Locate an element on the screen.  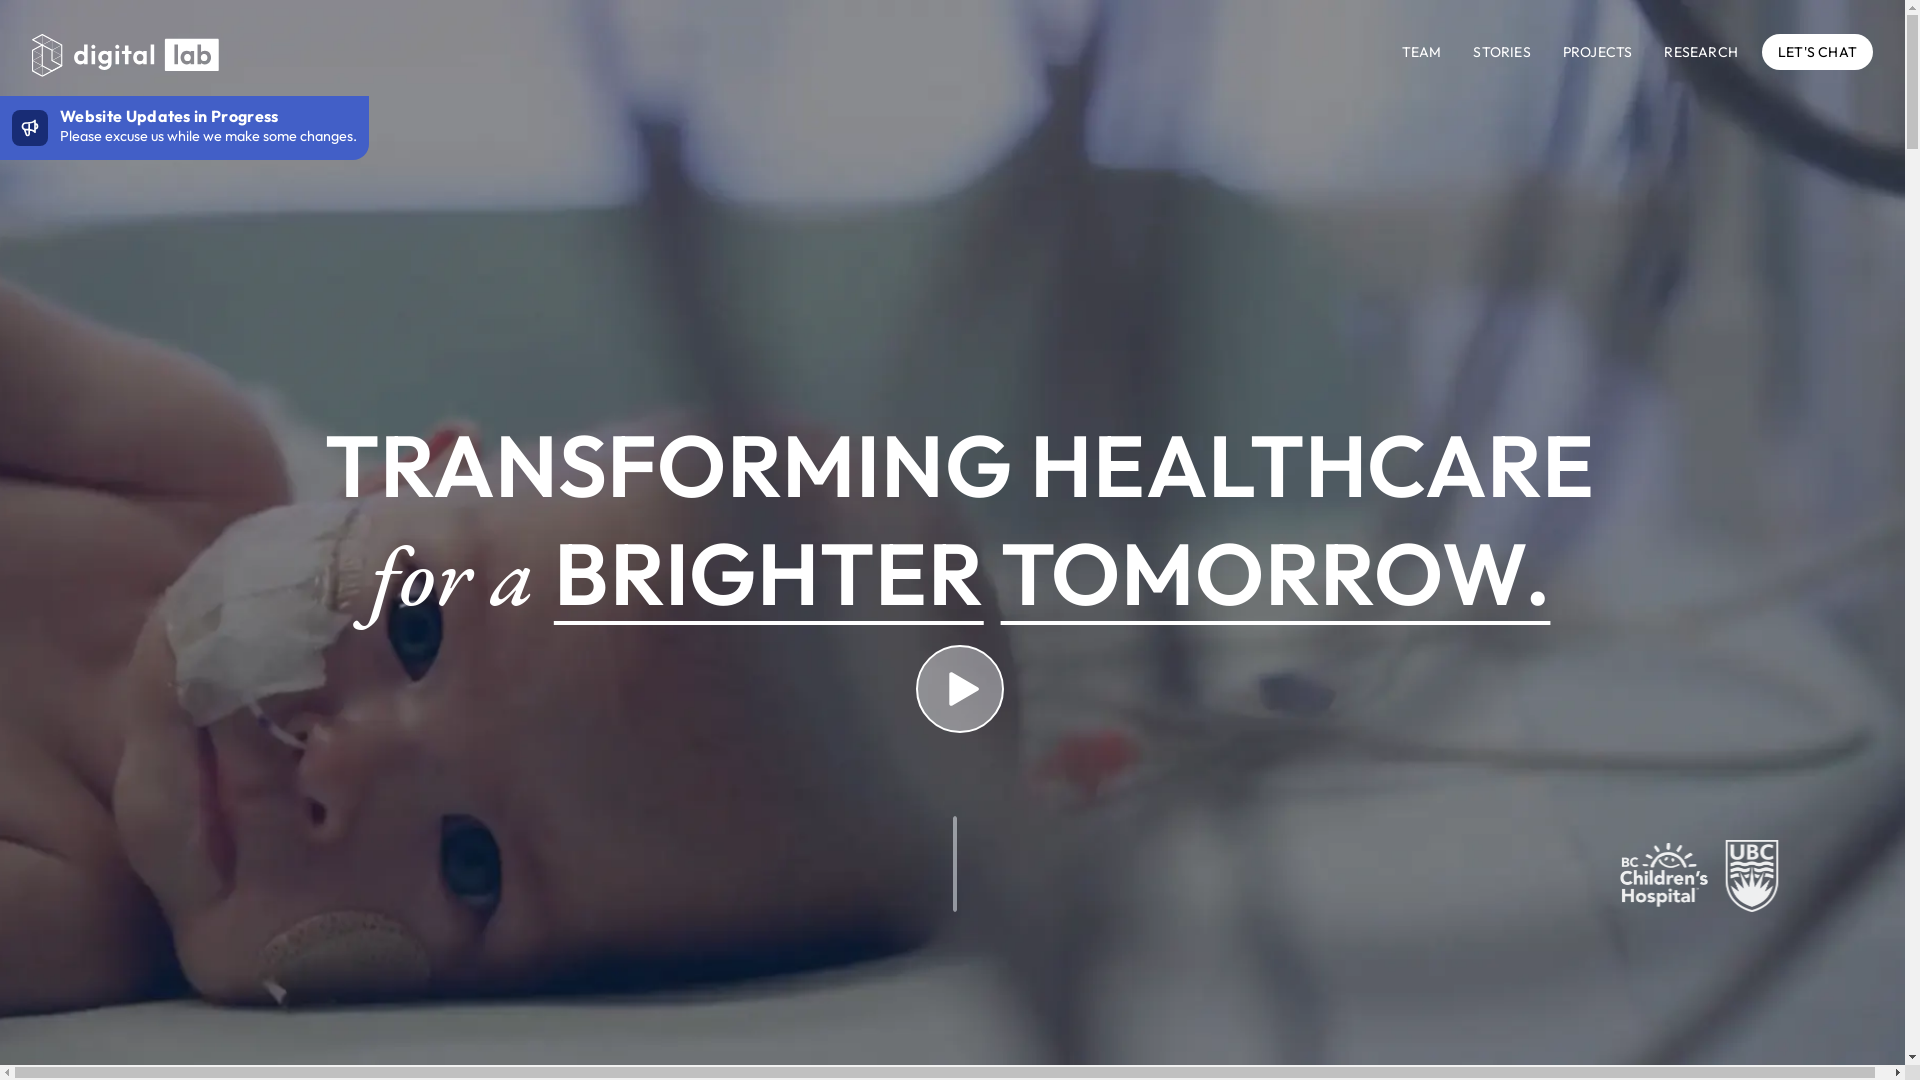
'LET'S CHAT' is located at coordinates (1817, 50).